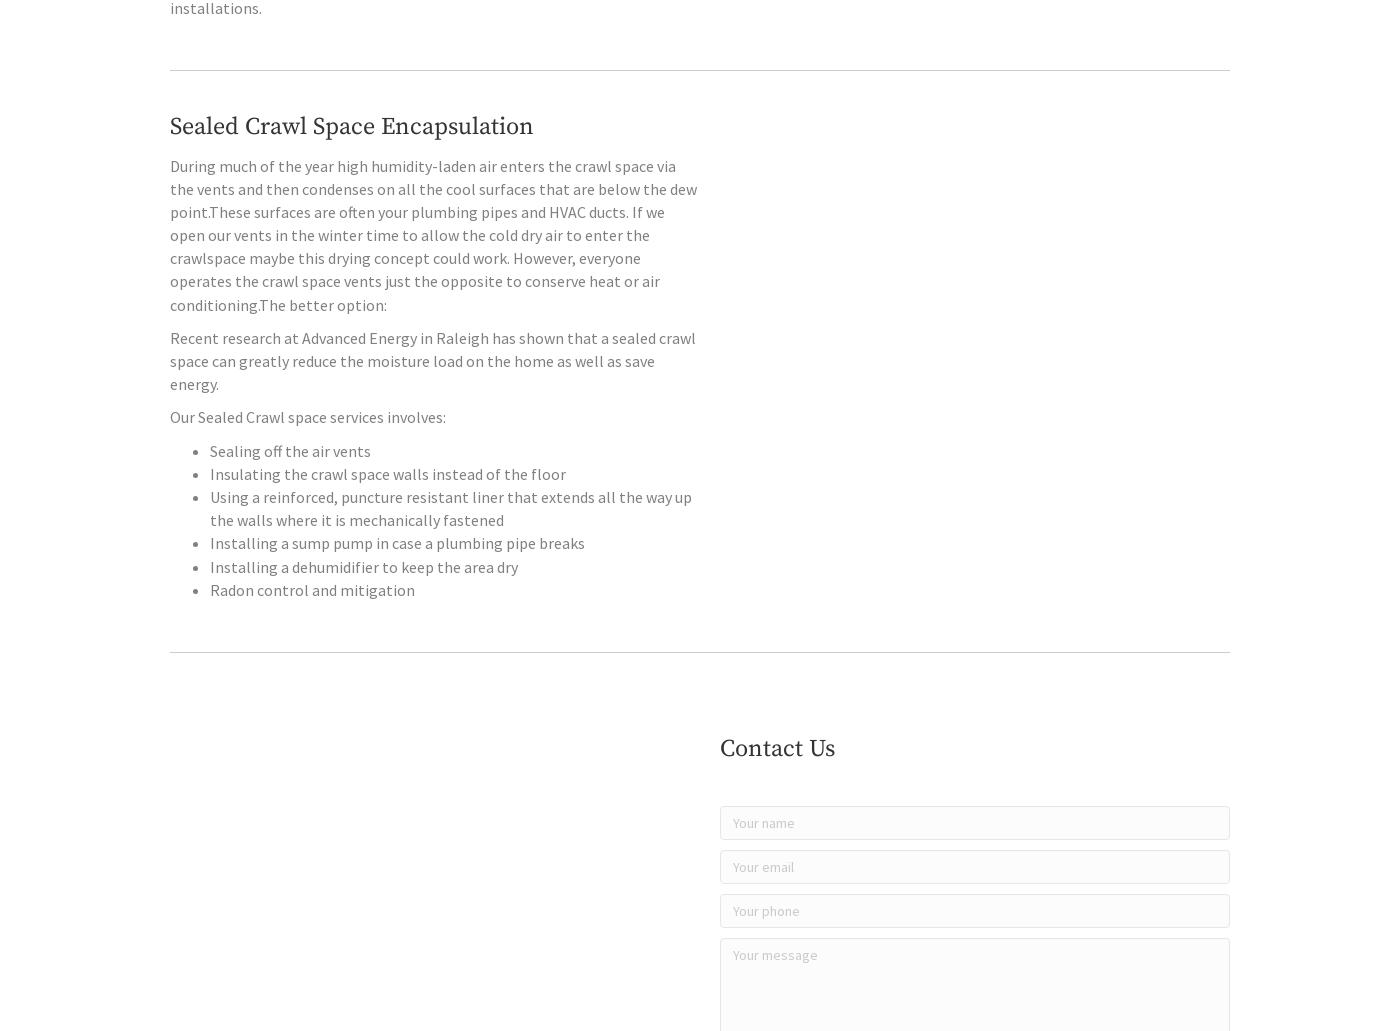 The height and width of the screenshot is (1031, 1400). I want to click on 'Insulating the crawl space walls instead of the floor', so click(210, 514).